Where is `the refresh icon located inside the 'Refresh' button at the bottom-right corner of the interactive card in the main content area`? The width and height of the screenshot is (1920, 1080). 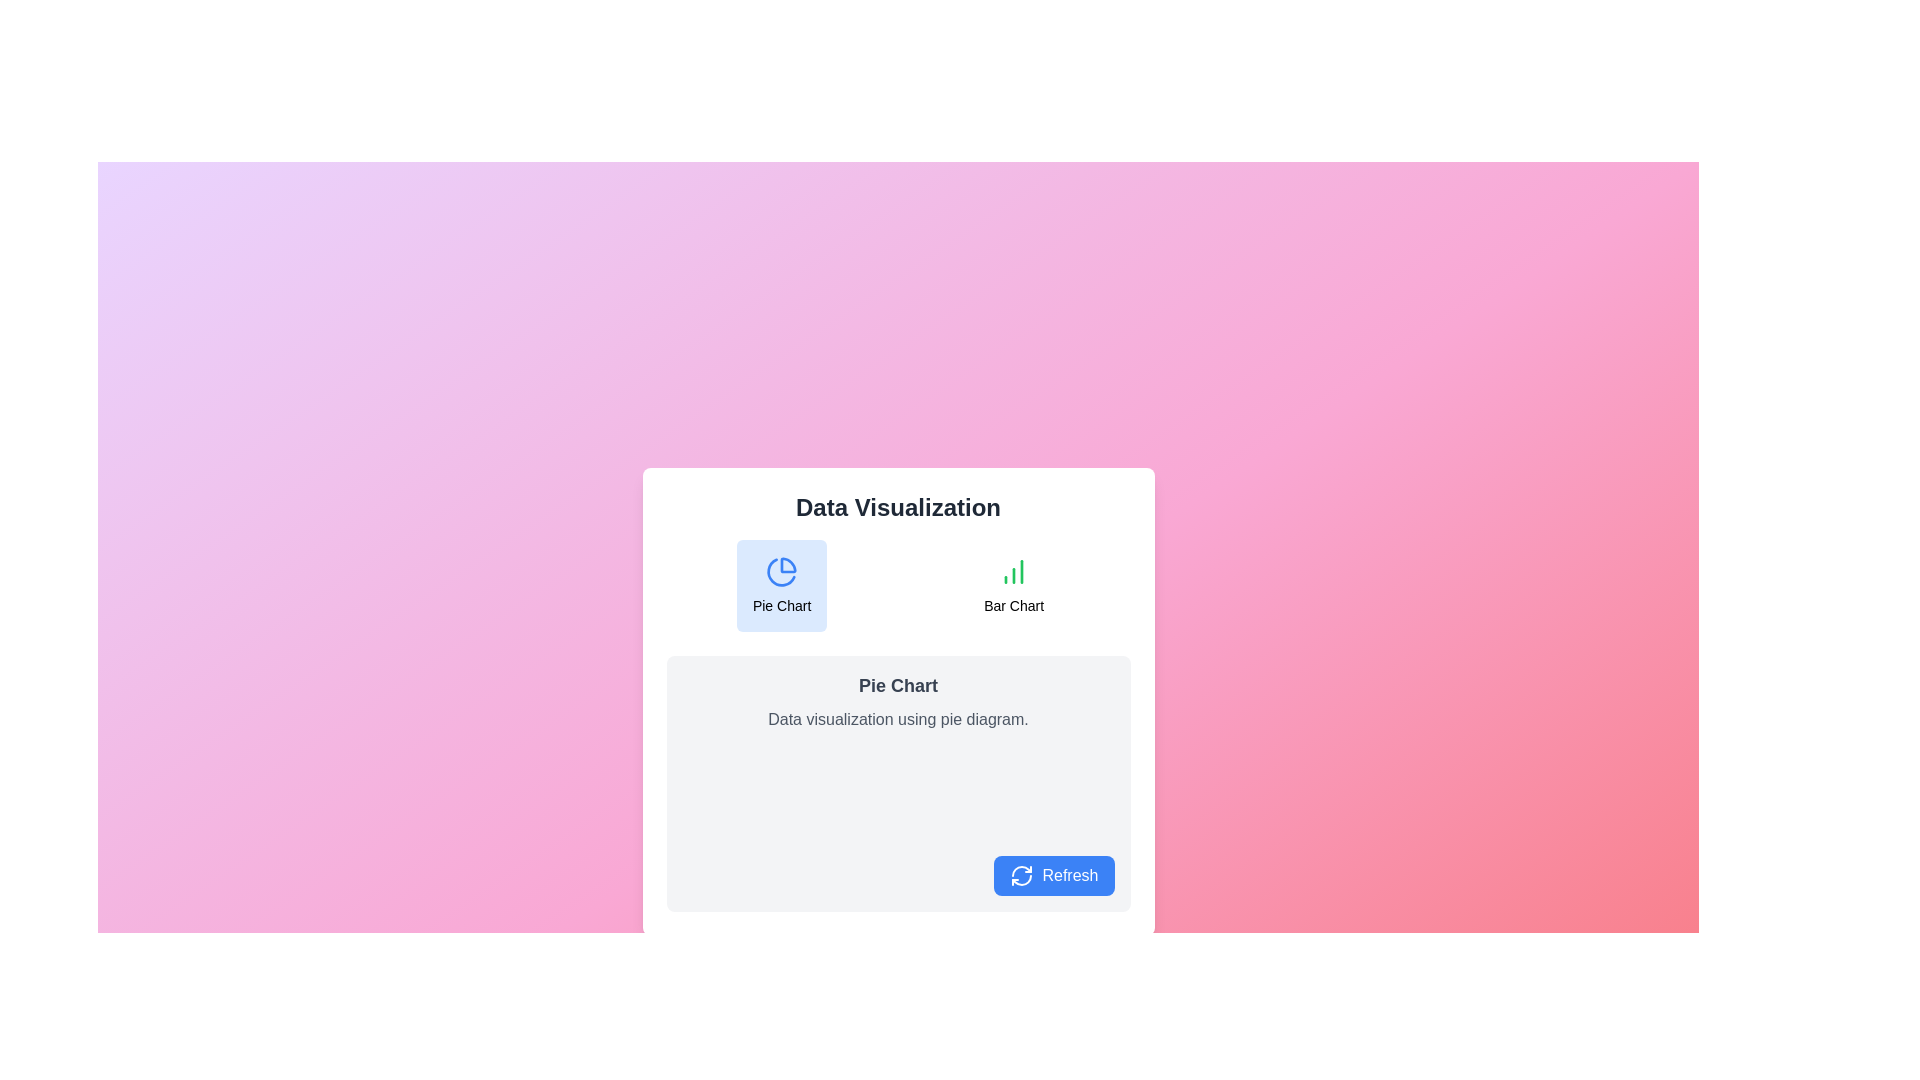
the refresh icon located inside the 'Refresh' button at the bottom-right corner of the interactive card in the main content area is located at coordinates (1022, 874).